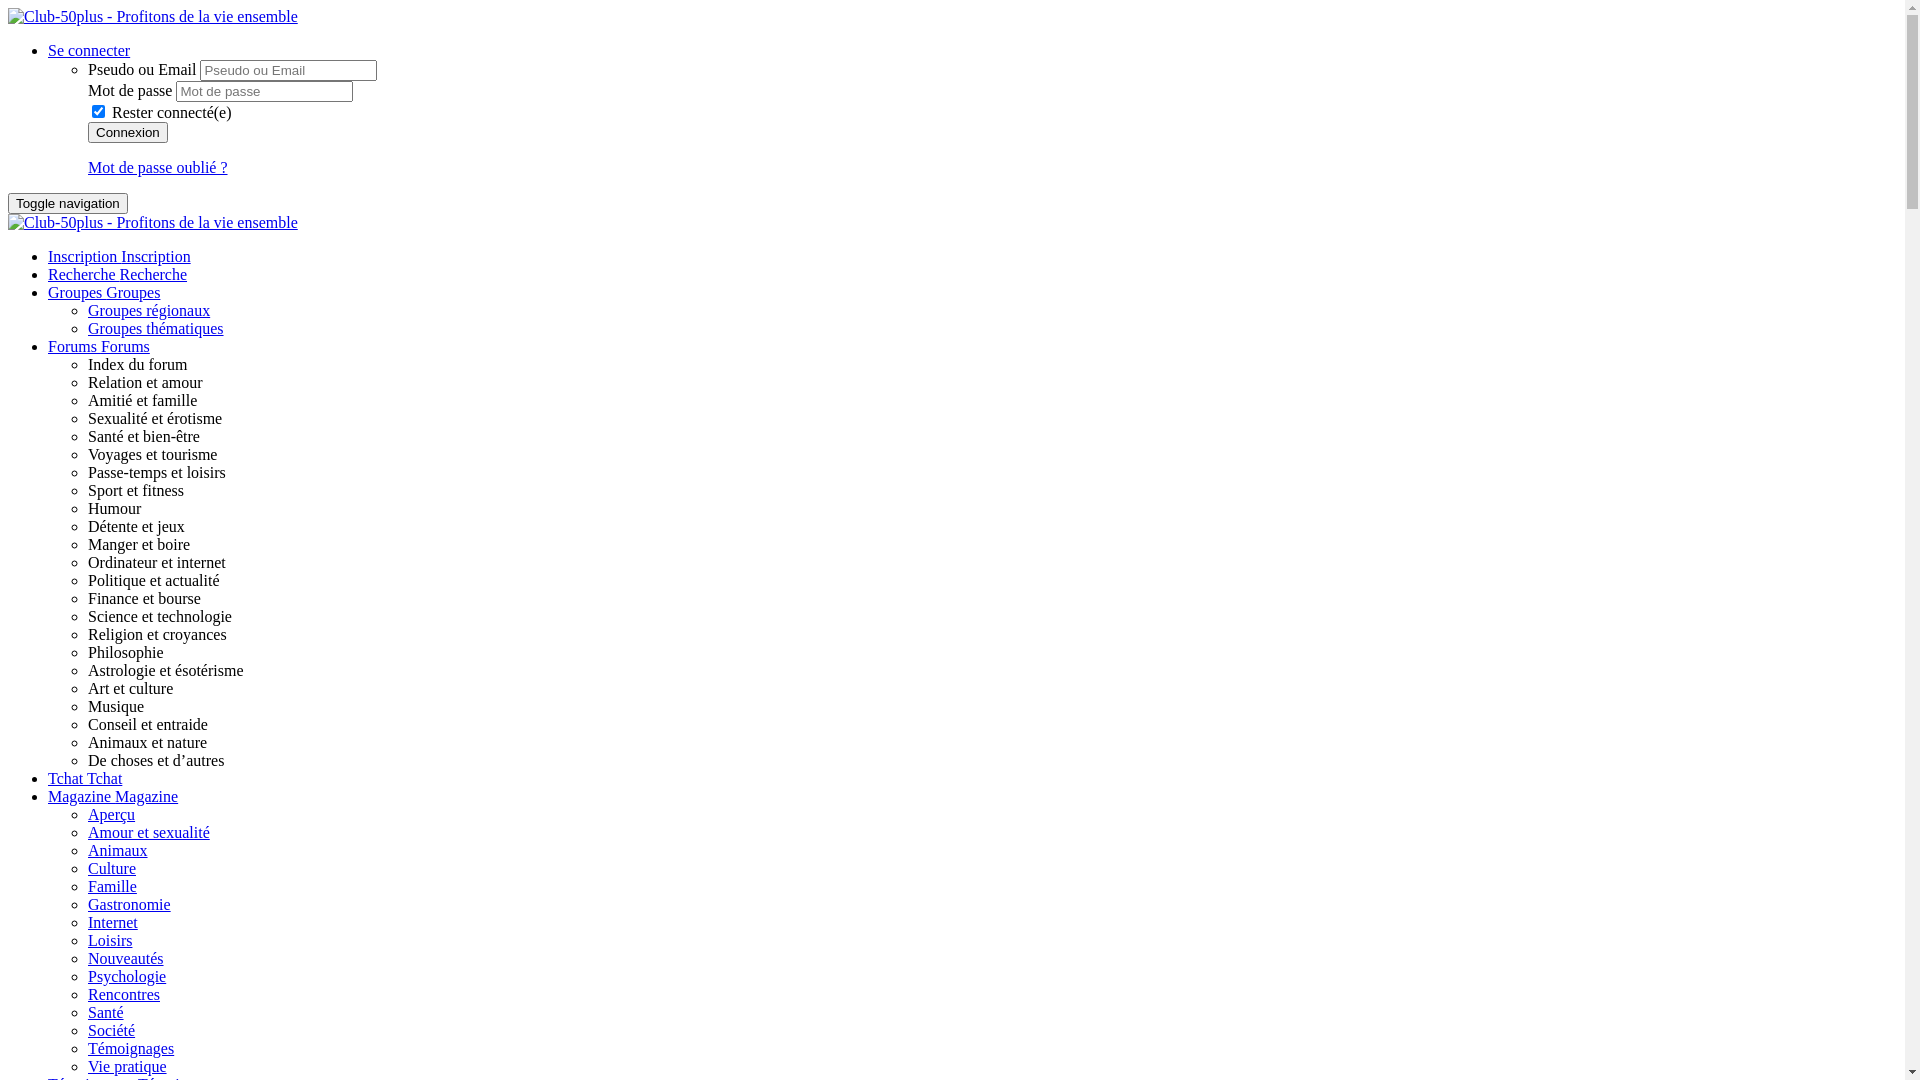 This screenshot has width=1920, height=1080. I want to click on 'Rencontres', so click(123, 994).